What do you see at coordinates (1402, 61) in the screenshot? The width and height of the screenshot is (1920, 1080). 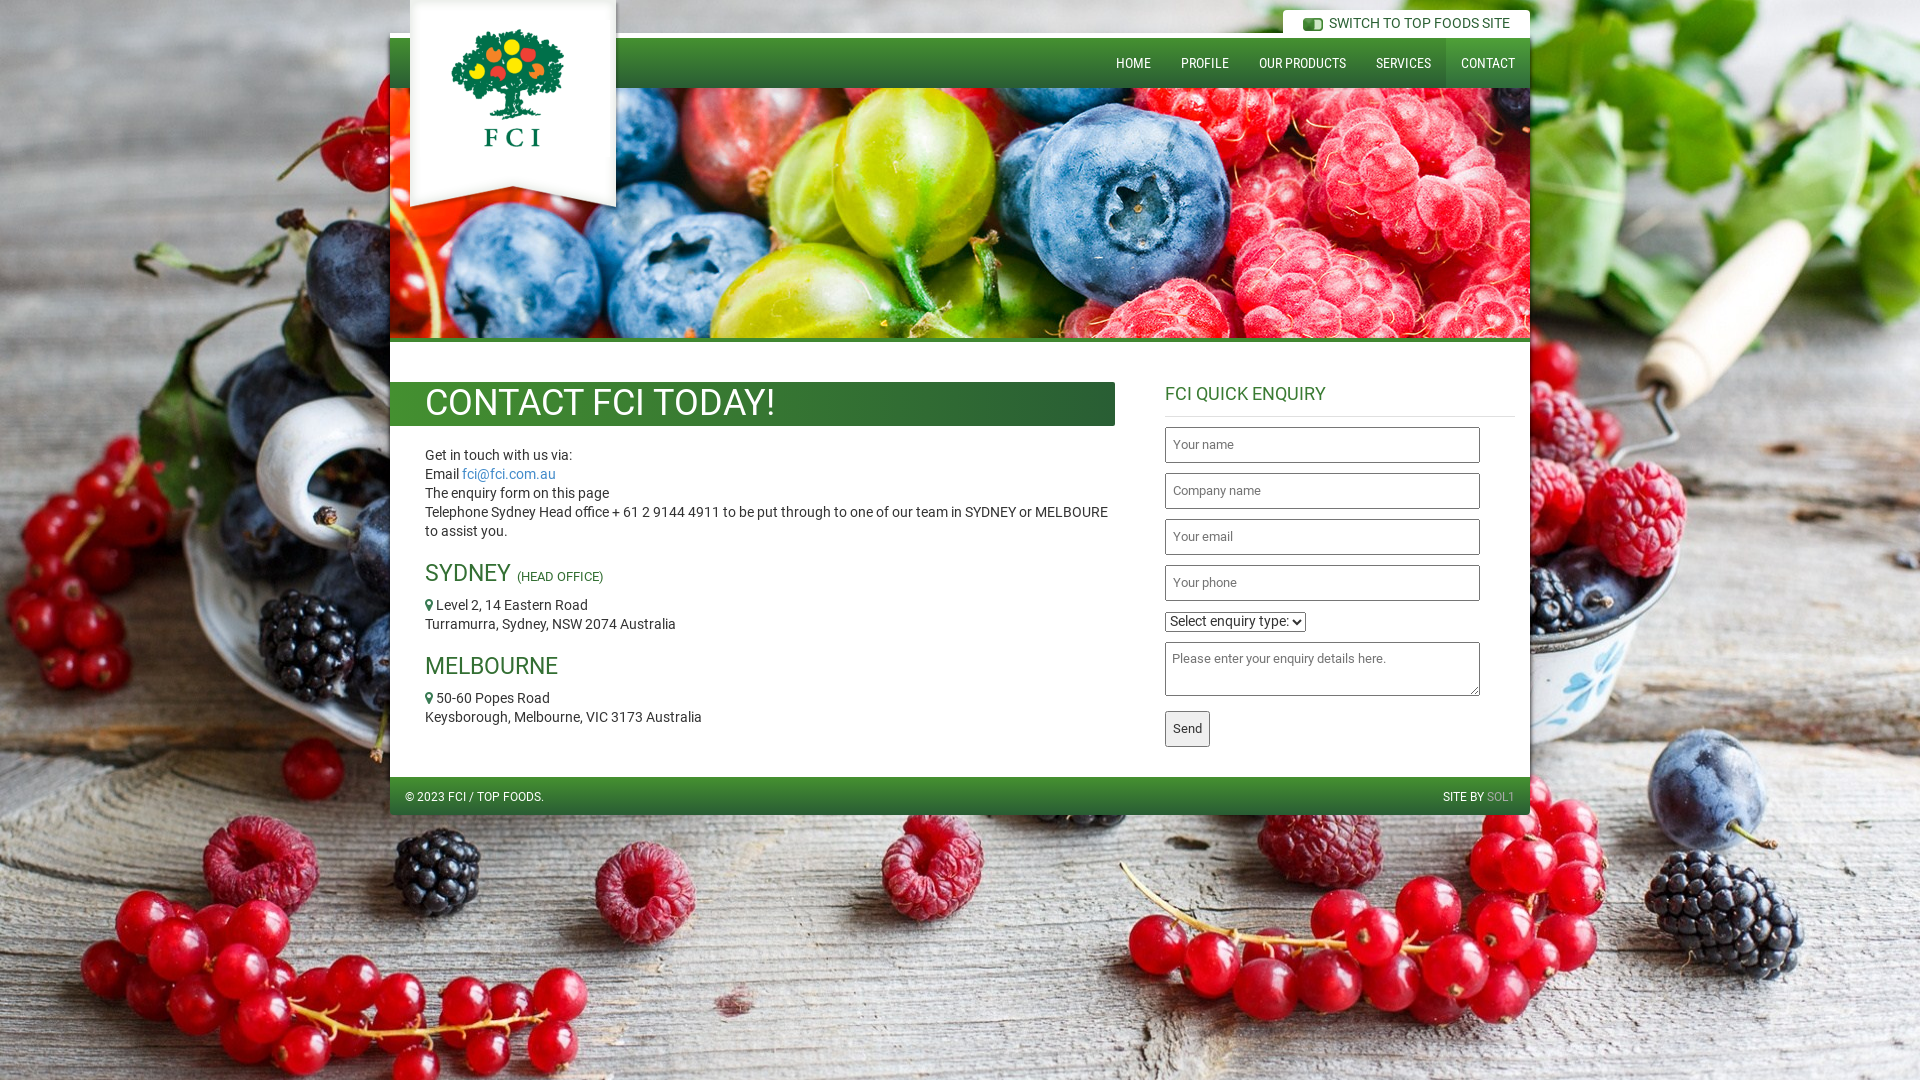 I see `'SERVICES'` at bounding box center [1402, 61].